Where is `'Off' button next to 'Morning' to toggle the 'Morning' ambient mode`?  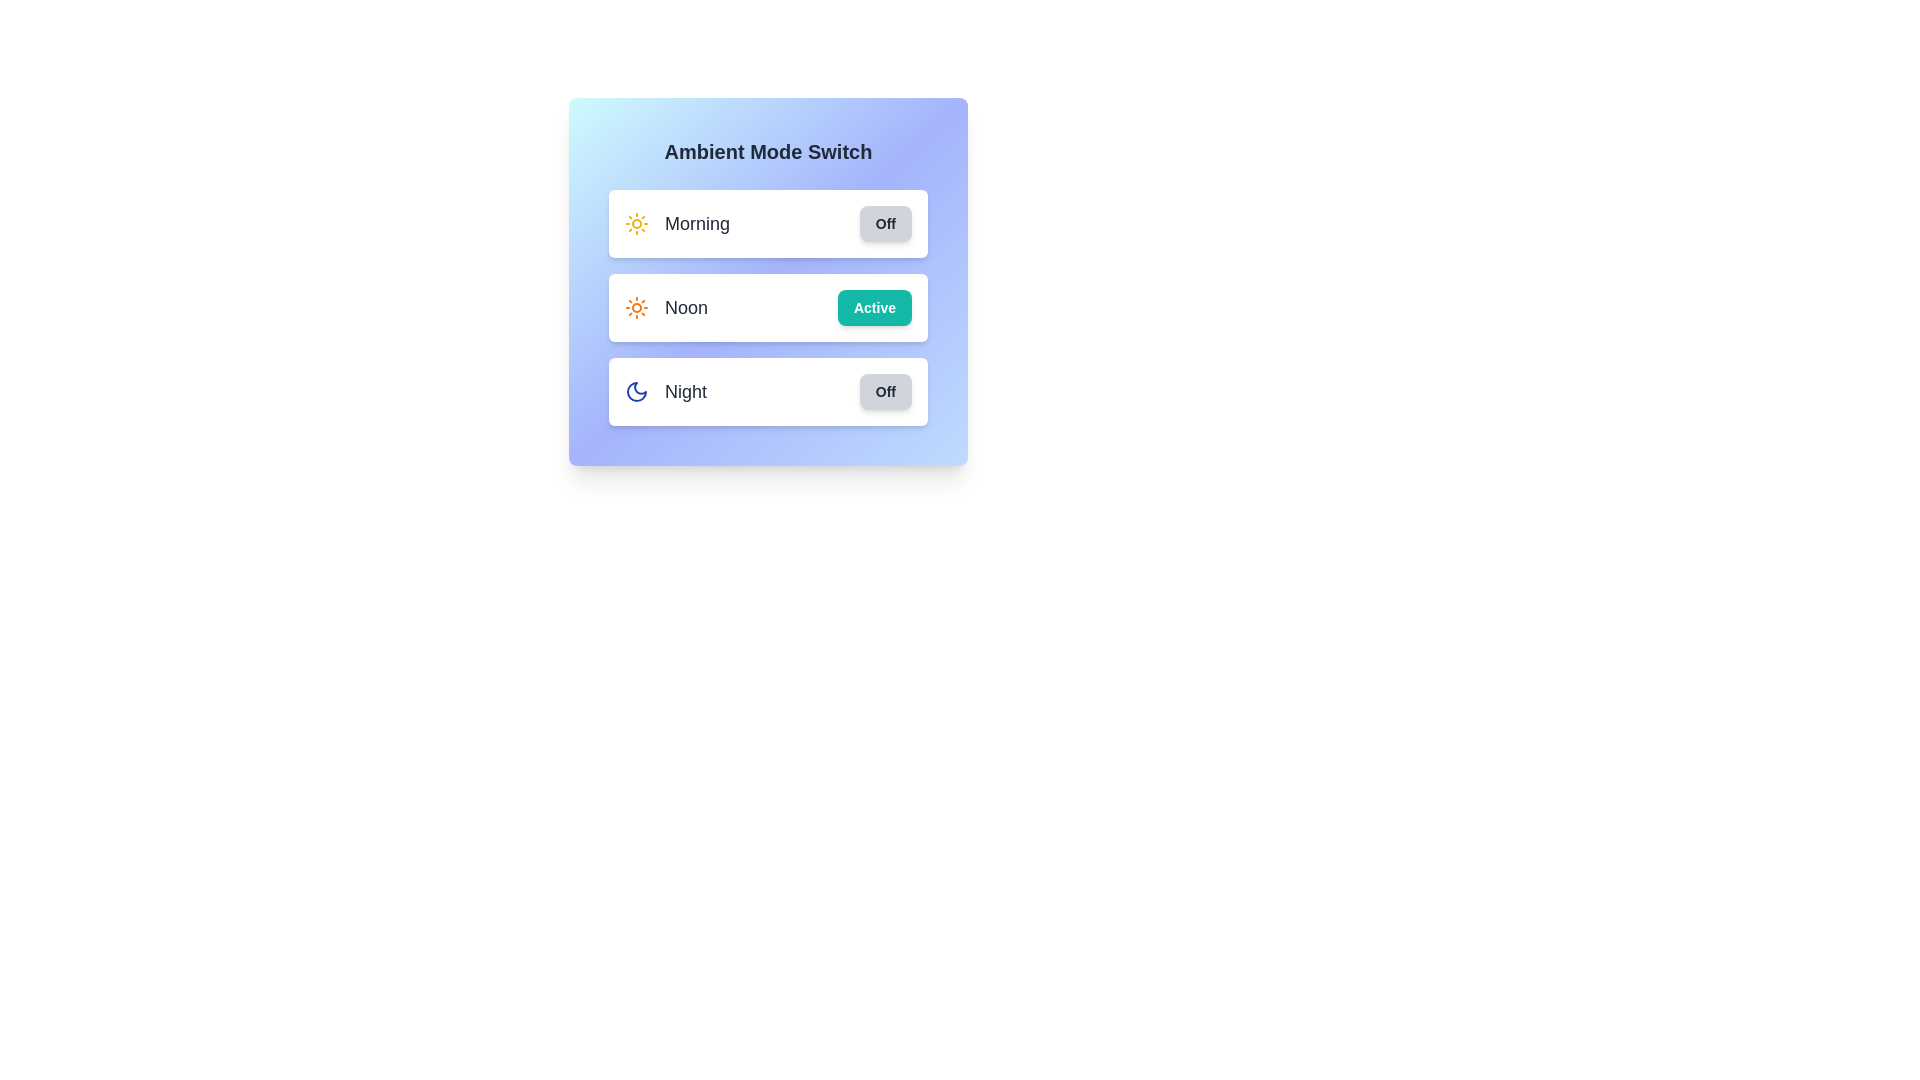
'Off' button next to 'Morning' to toggle the 'Morning' ambient mode is located at coordinates (884, 223).